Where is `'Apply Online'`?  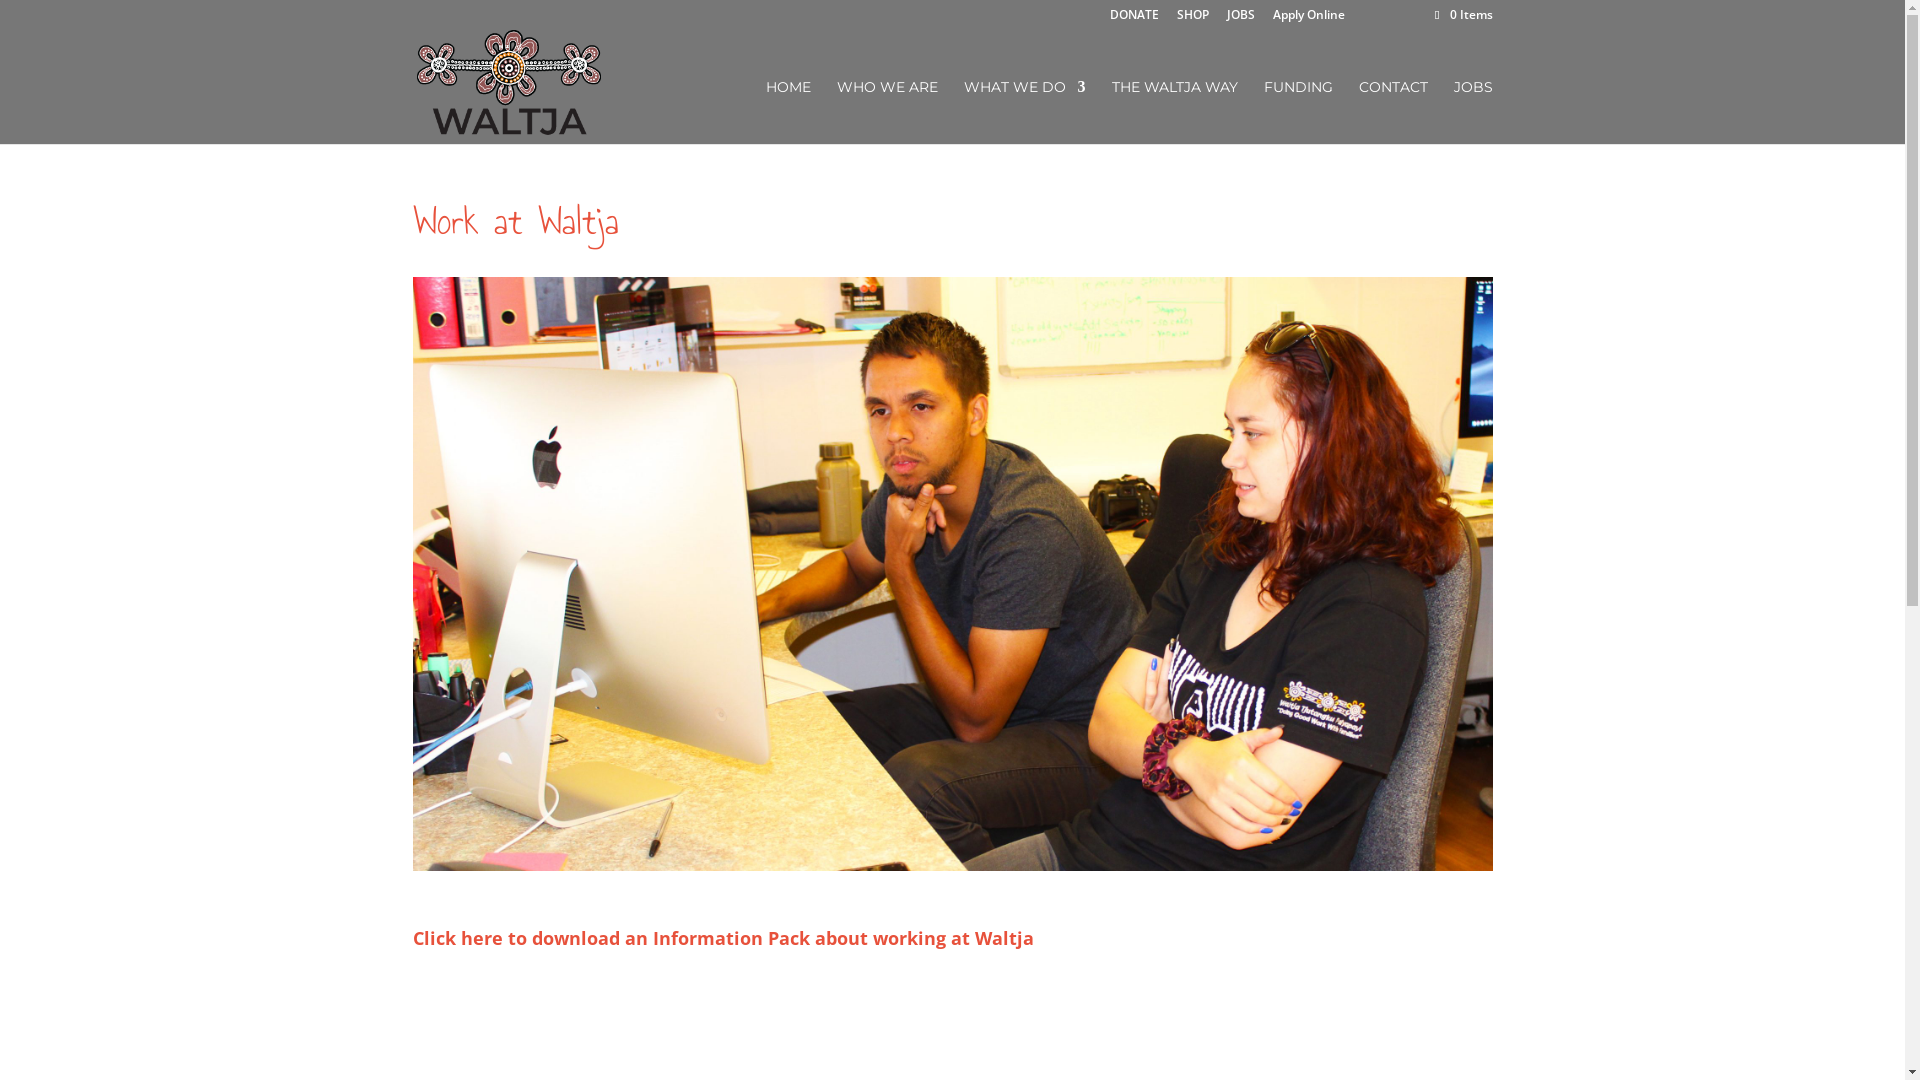
'Apply Online' is located at coordinates (1309, 19).